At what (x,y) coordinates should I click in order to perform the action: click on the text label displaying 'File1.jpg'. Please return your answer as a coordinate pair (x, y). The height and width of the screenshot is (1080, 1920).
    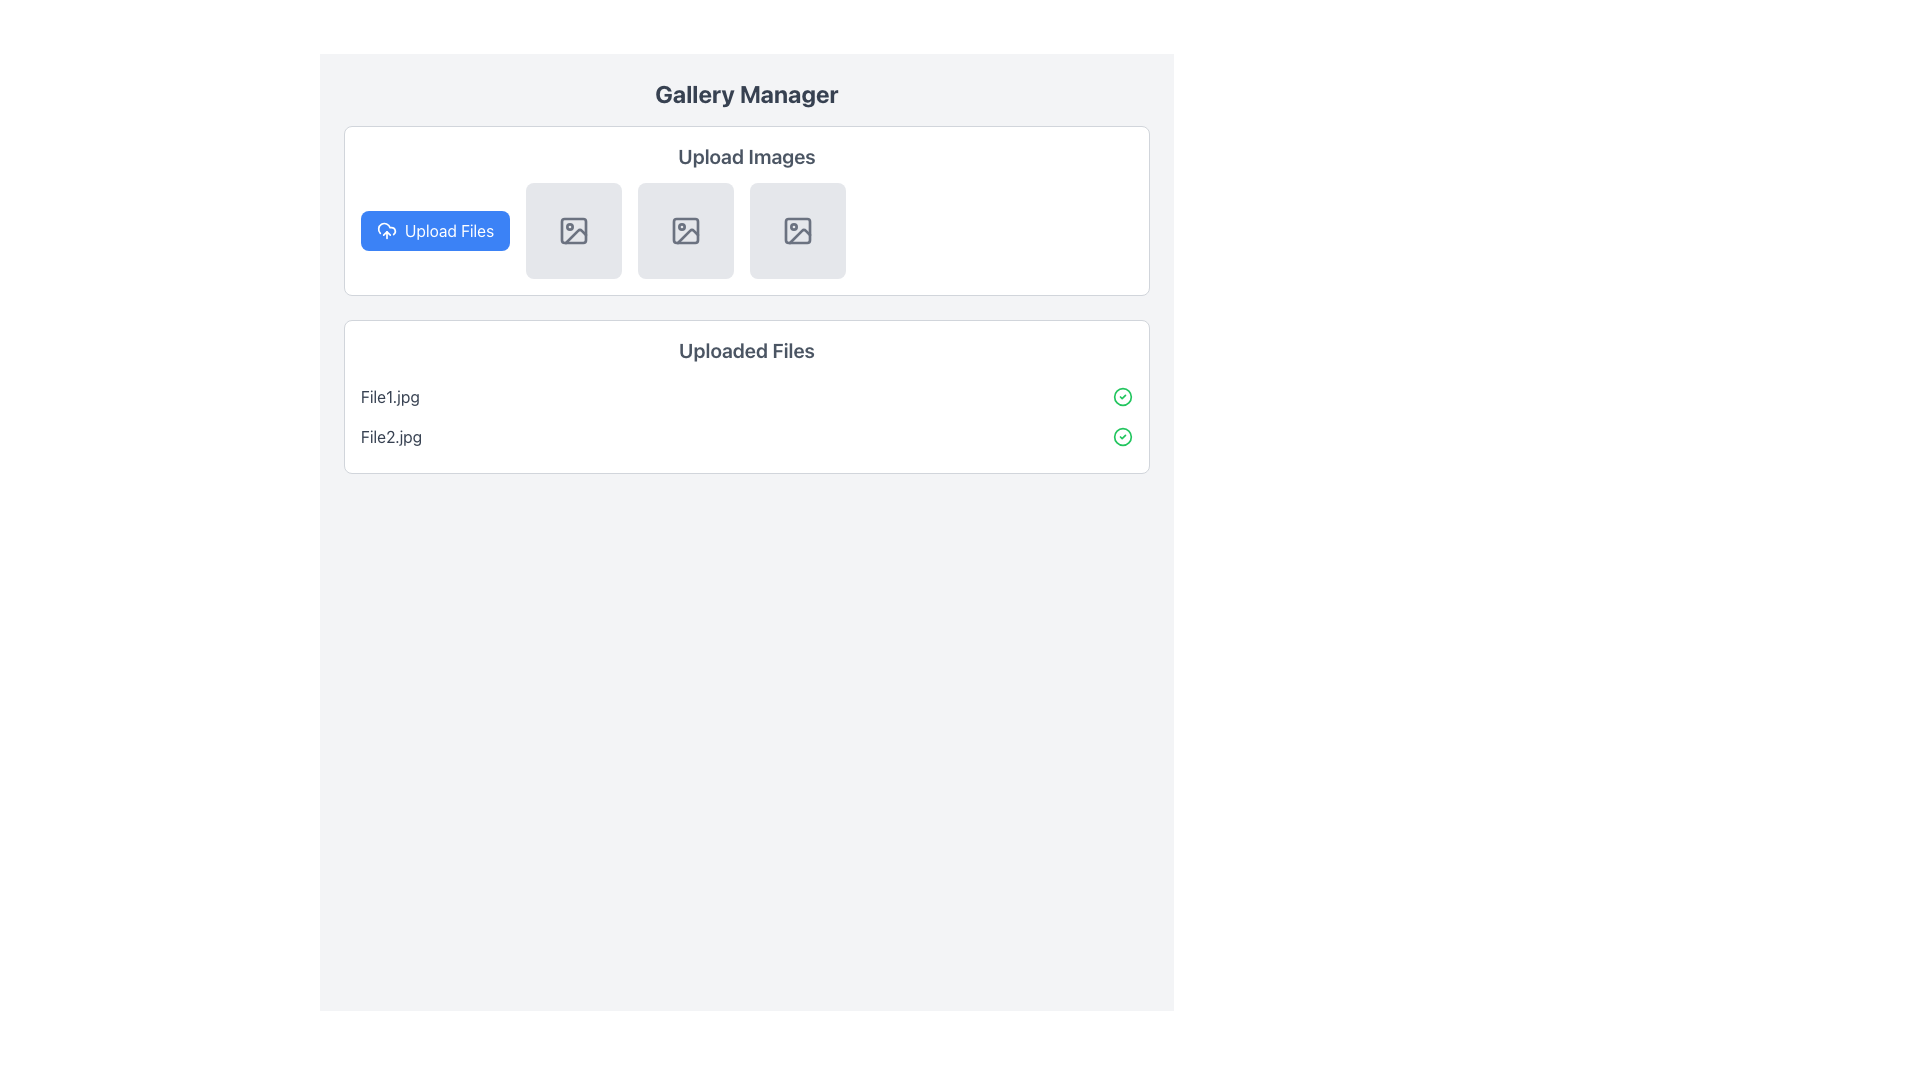
    Looking at the image, I should click on (390, 397).